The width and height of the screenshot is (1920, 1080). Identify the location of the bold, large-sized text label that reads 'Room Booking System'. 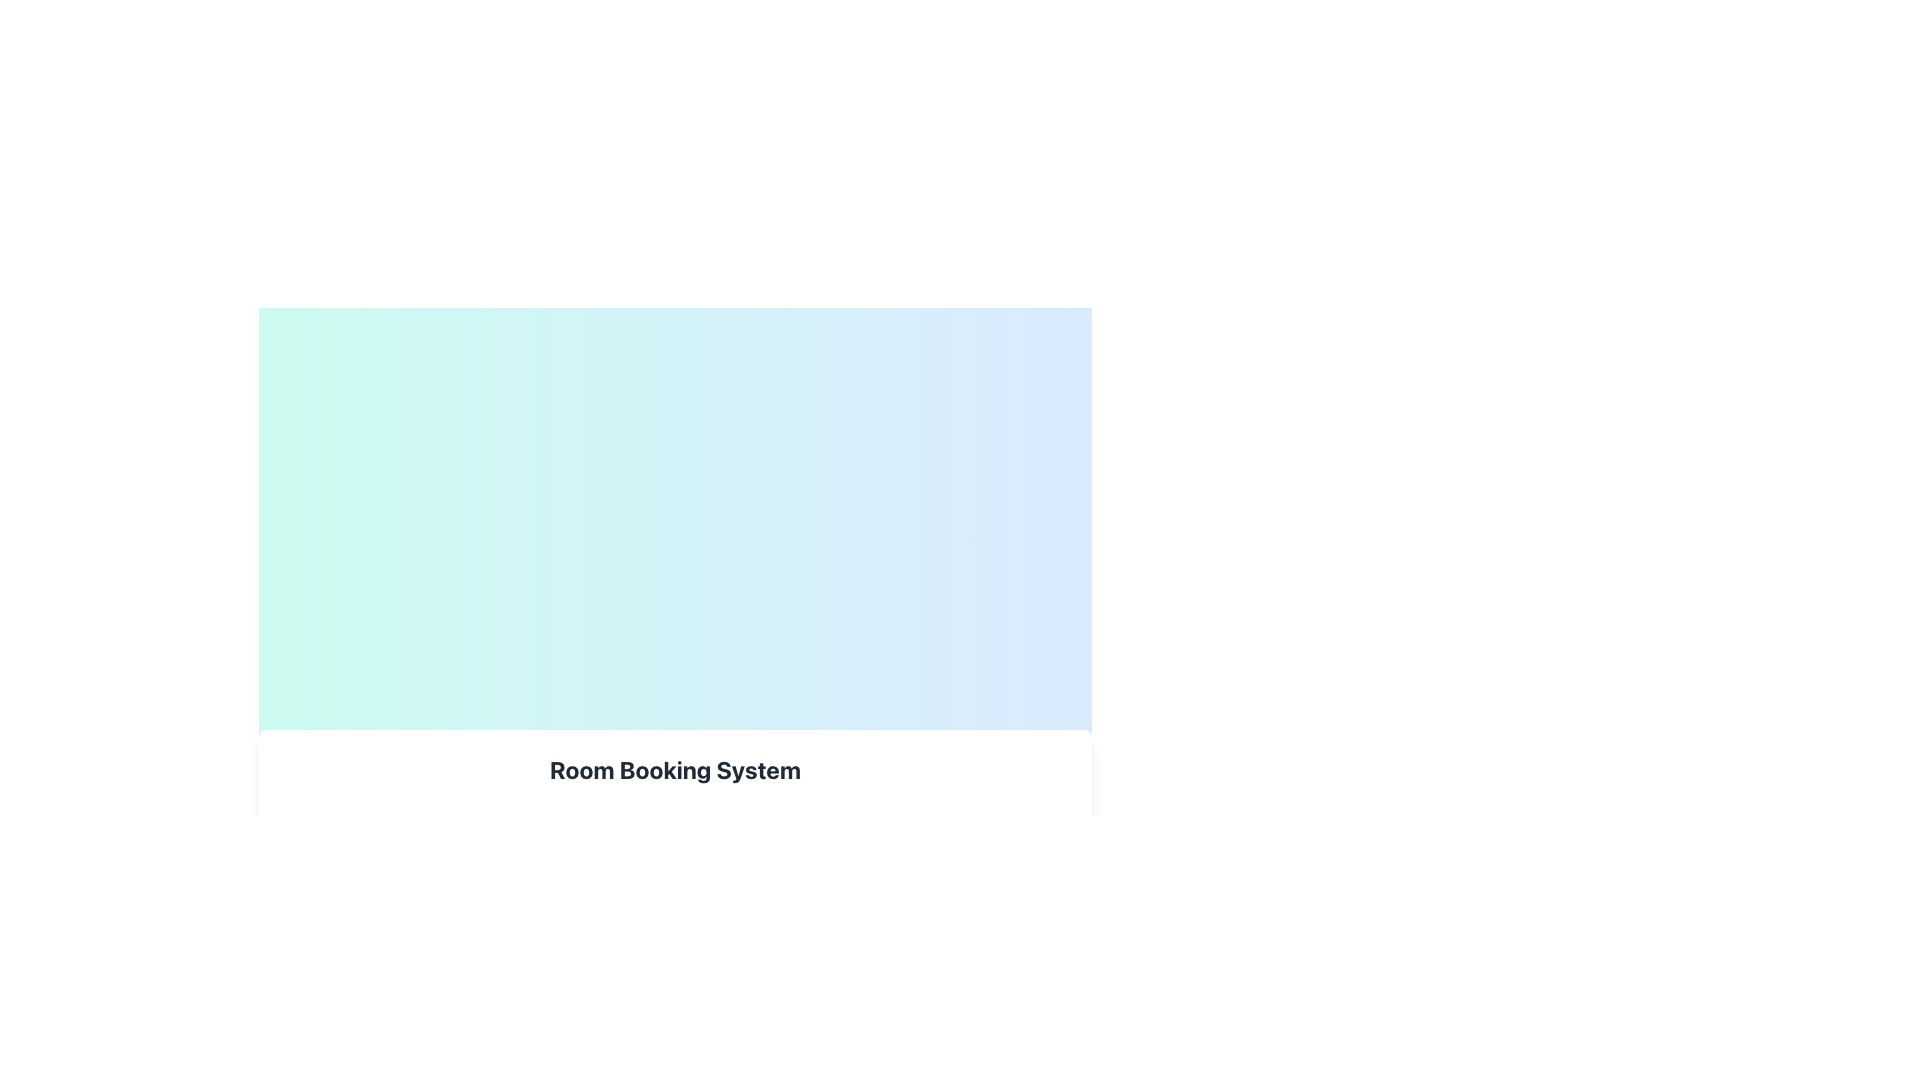
(675, 769).